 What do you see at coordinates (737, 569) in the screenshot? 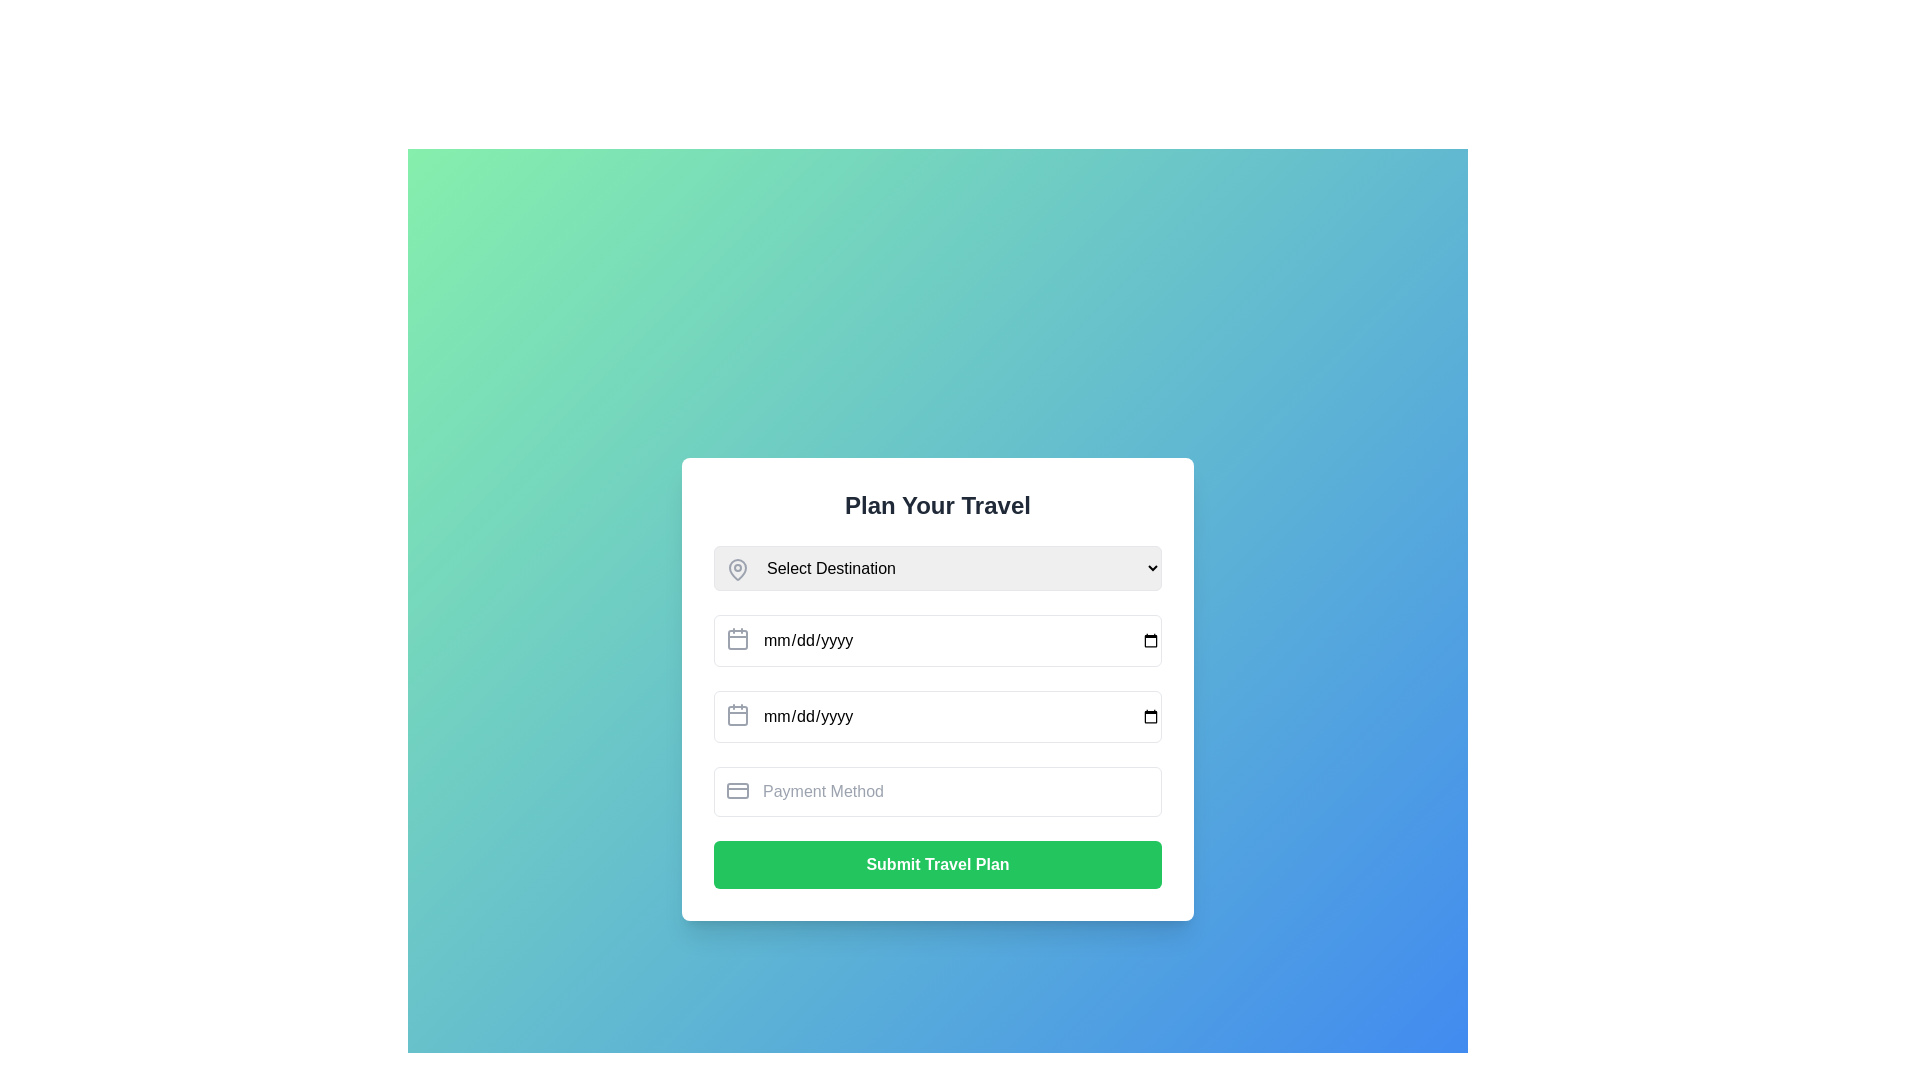
I see `the map pin icon located at the top-left corner inside the 'Select Destination' dropdown field, which visually represents location selection` at bounding box center [737, 569].